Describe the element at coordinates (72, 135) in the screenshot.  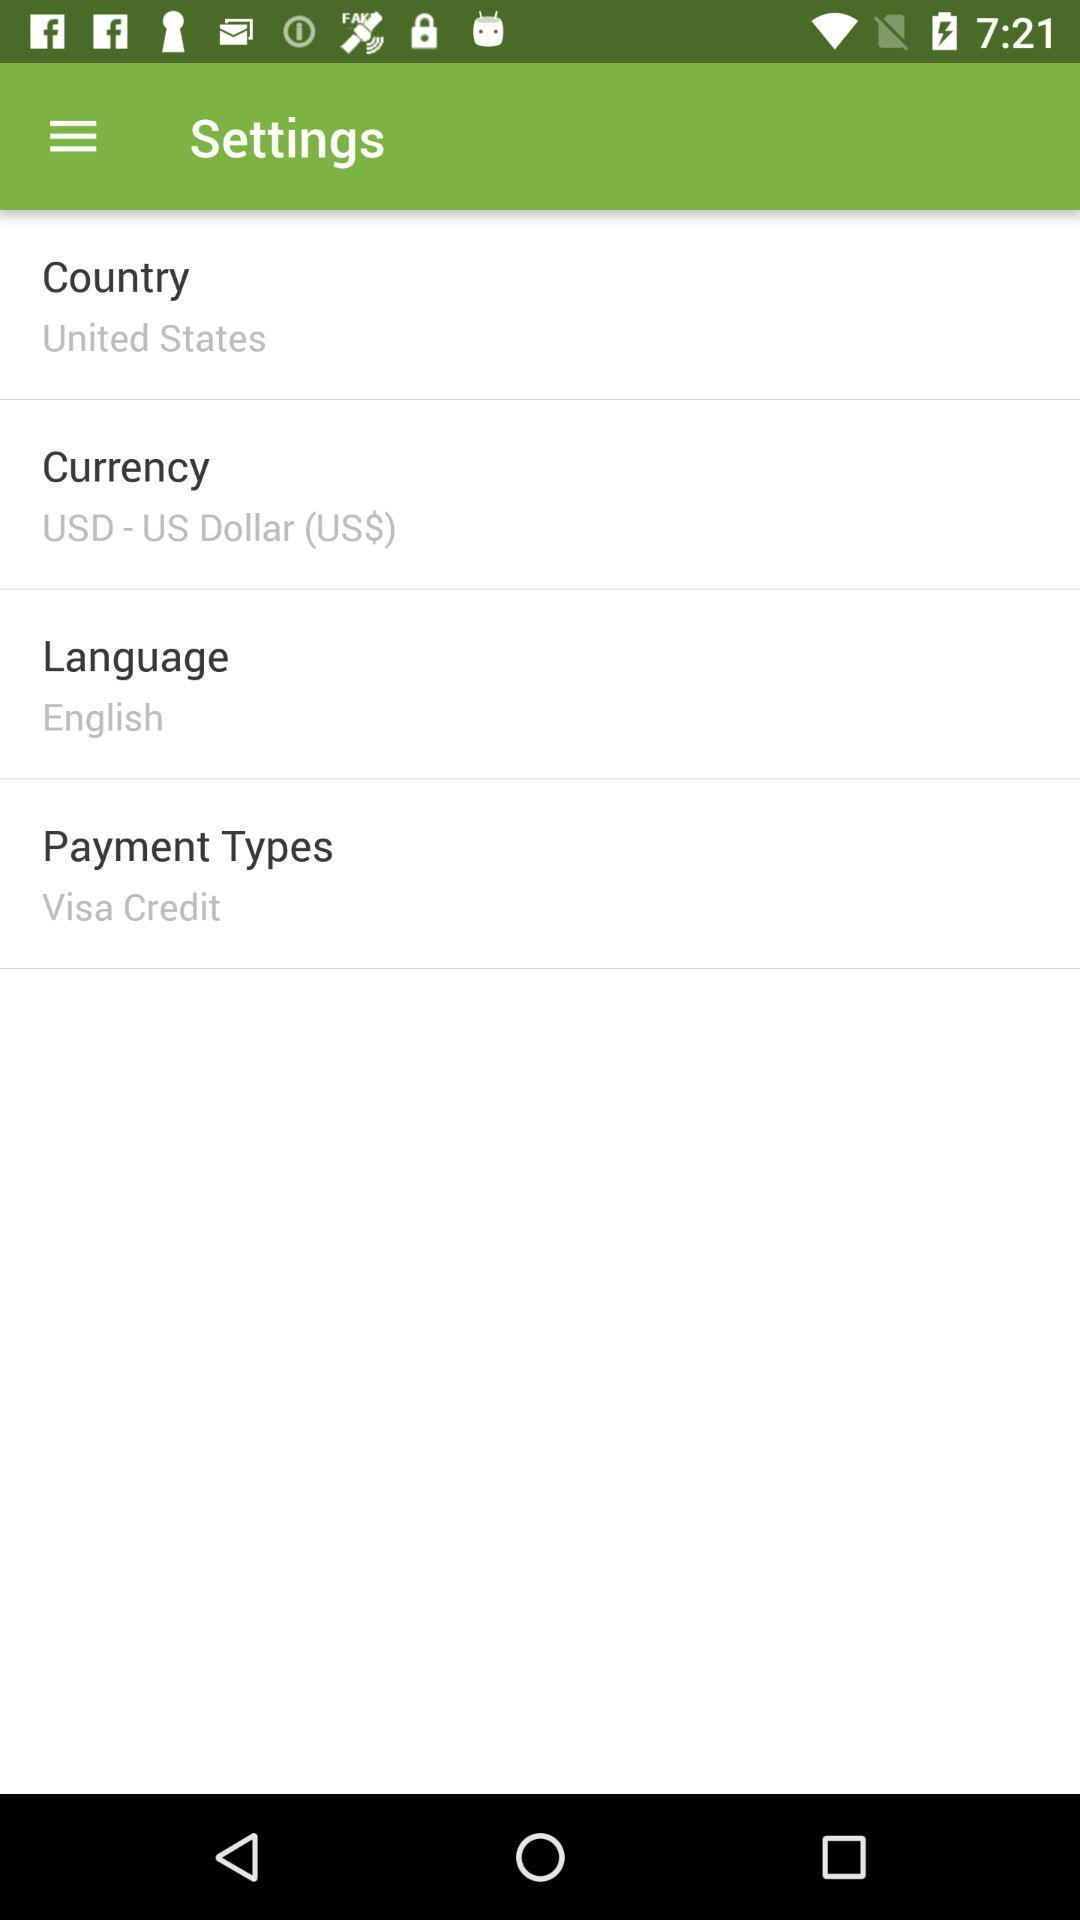
I see `click for more option` at that location.